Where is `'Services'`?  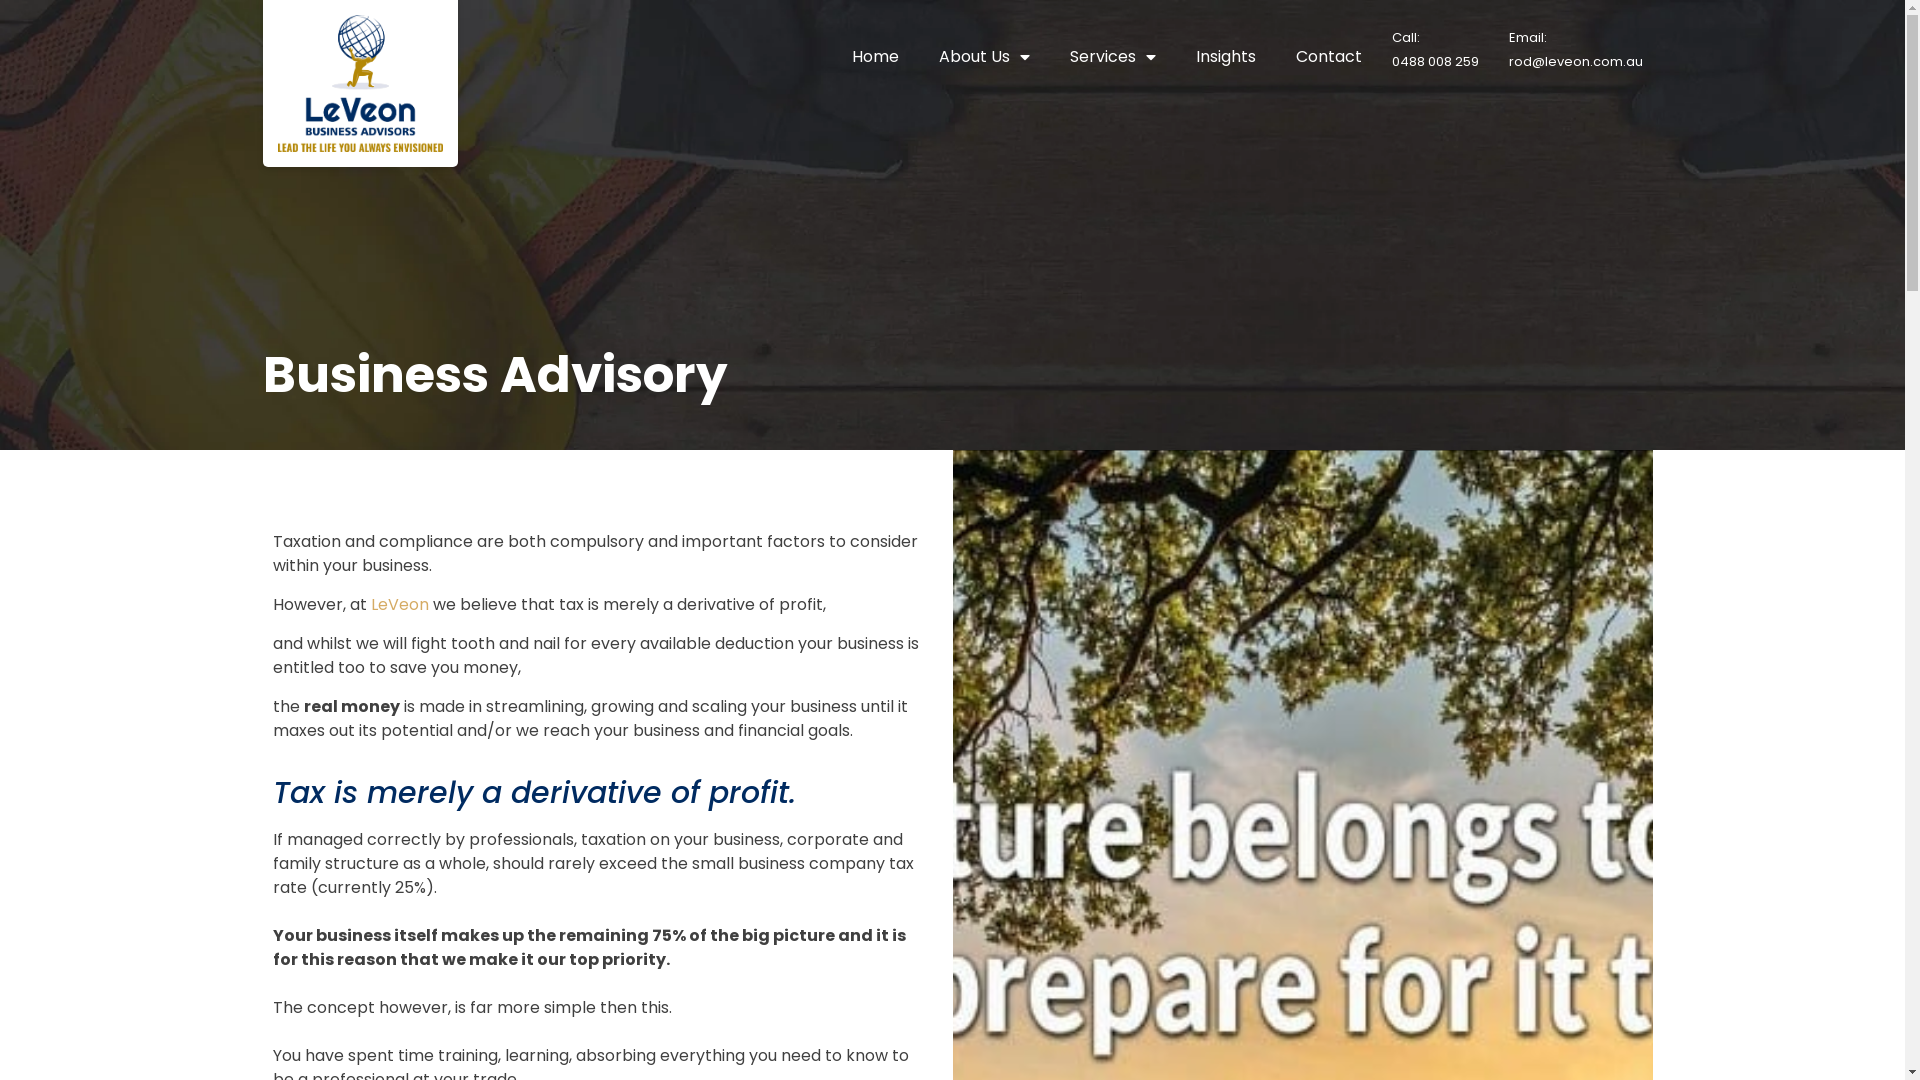
'Services' is located at coordinates (1112, 56).